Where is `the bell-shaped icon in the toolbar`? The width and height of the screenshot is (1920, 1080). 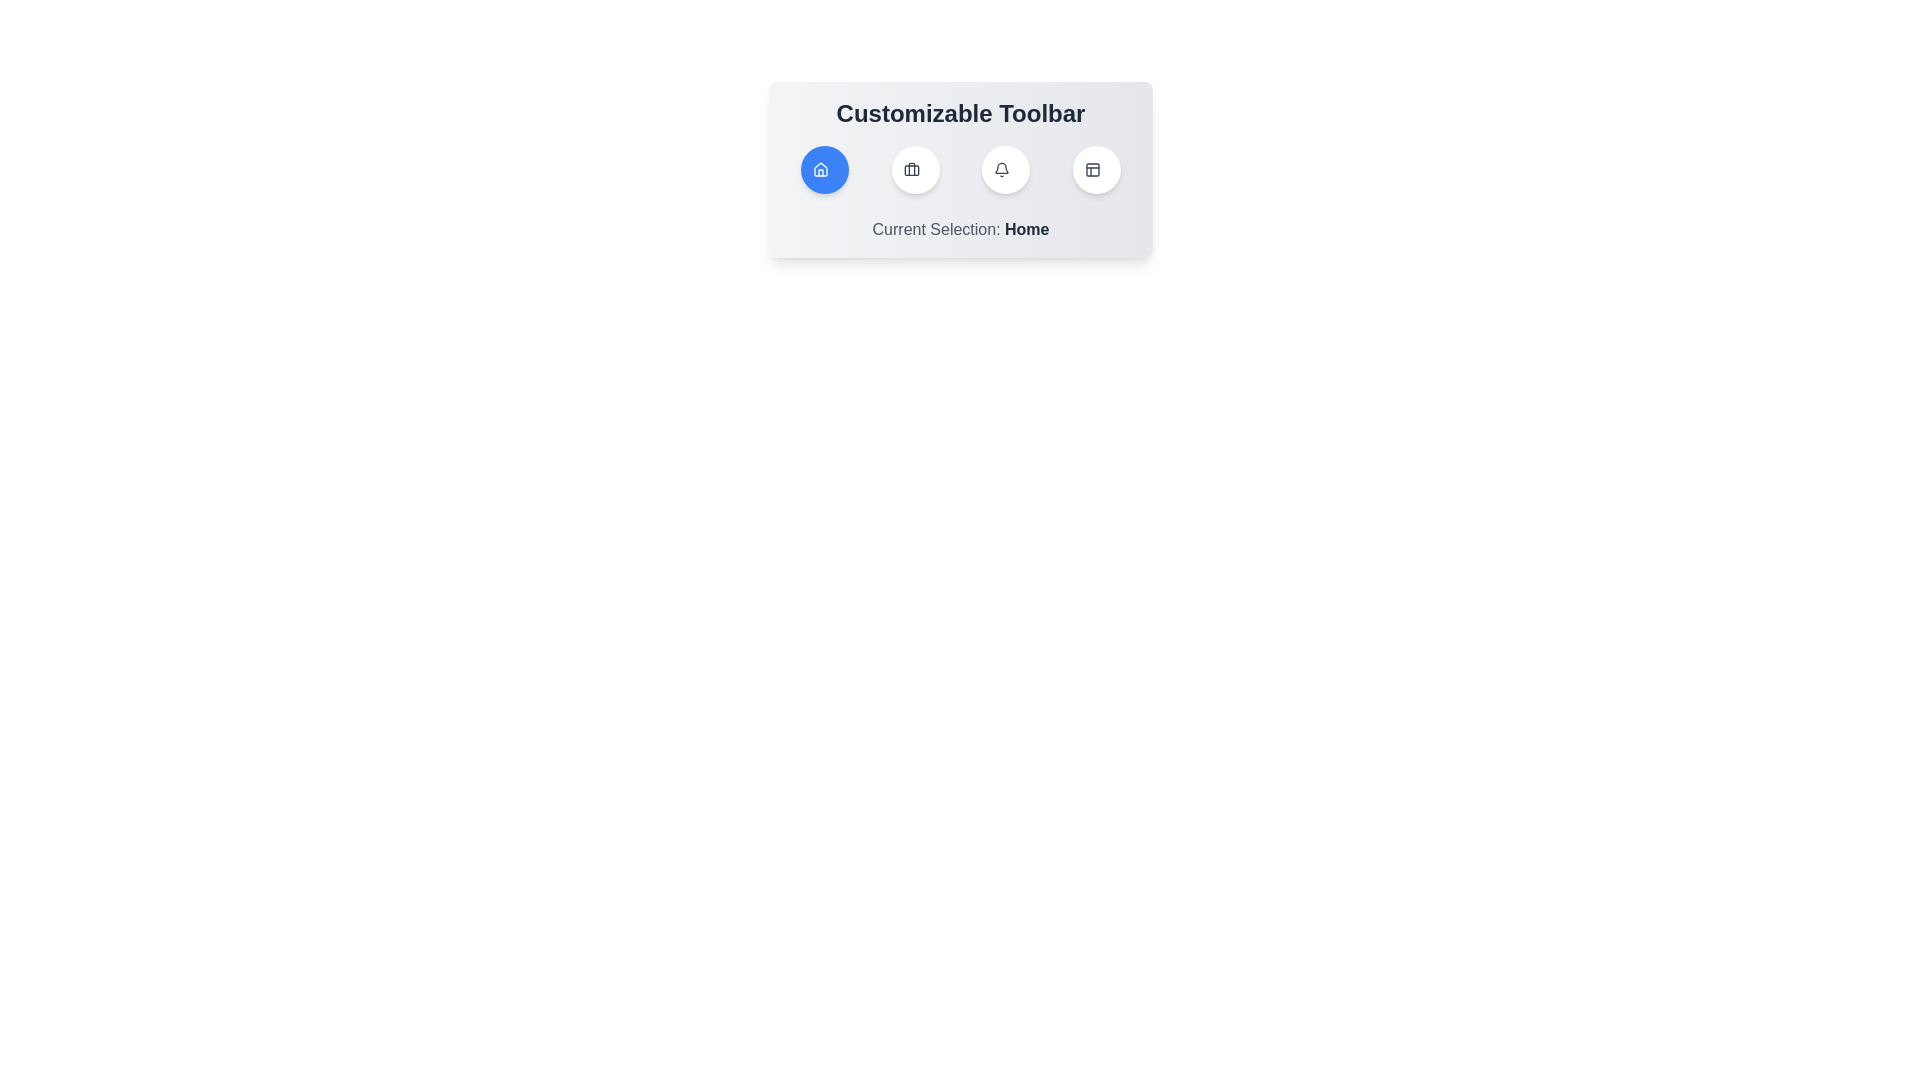
the bell-shaped icon in the toolbar is located at coordinates (1002, 168).